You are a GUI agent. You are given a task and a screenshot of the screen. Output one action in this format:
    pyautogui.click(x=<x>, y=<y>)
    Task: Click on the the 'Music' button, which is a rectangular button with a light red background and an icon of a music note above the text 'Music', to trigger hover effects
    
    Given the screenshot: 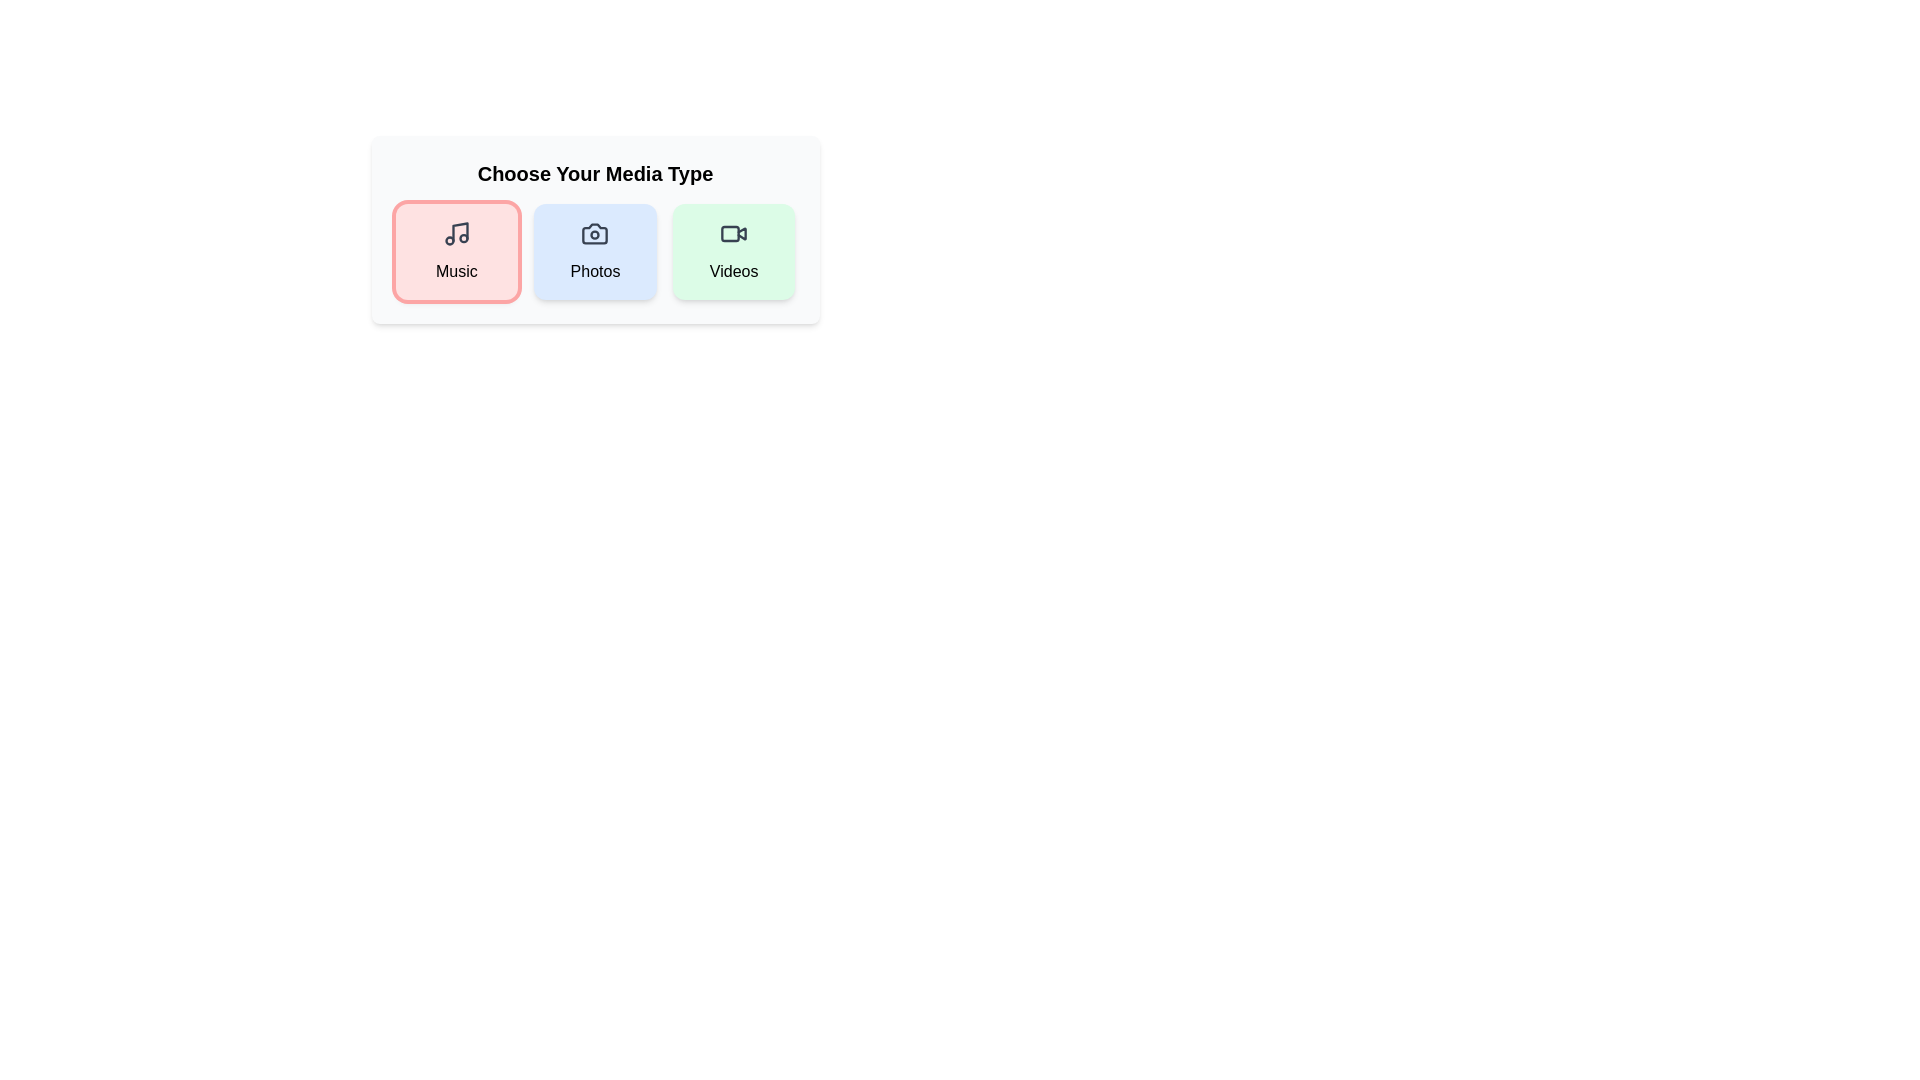 What is the action you would take?
    pyautogui.click(x=455, y=250)
    